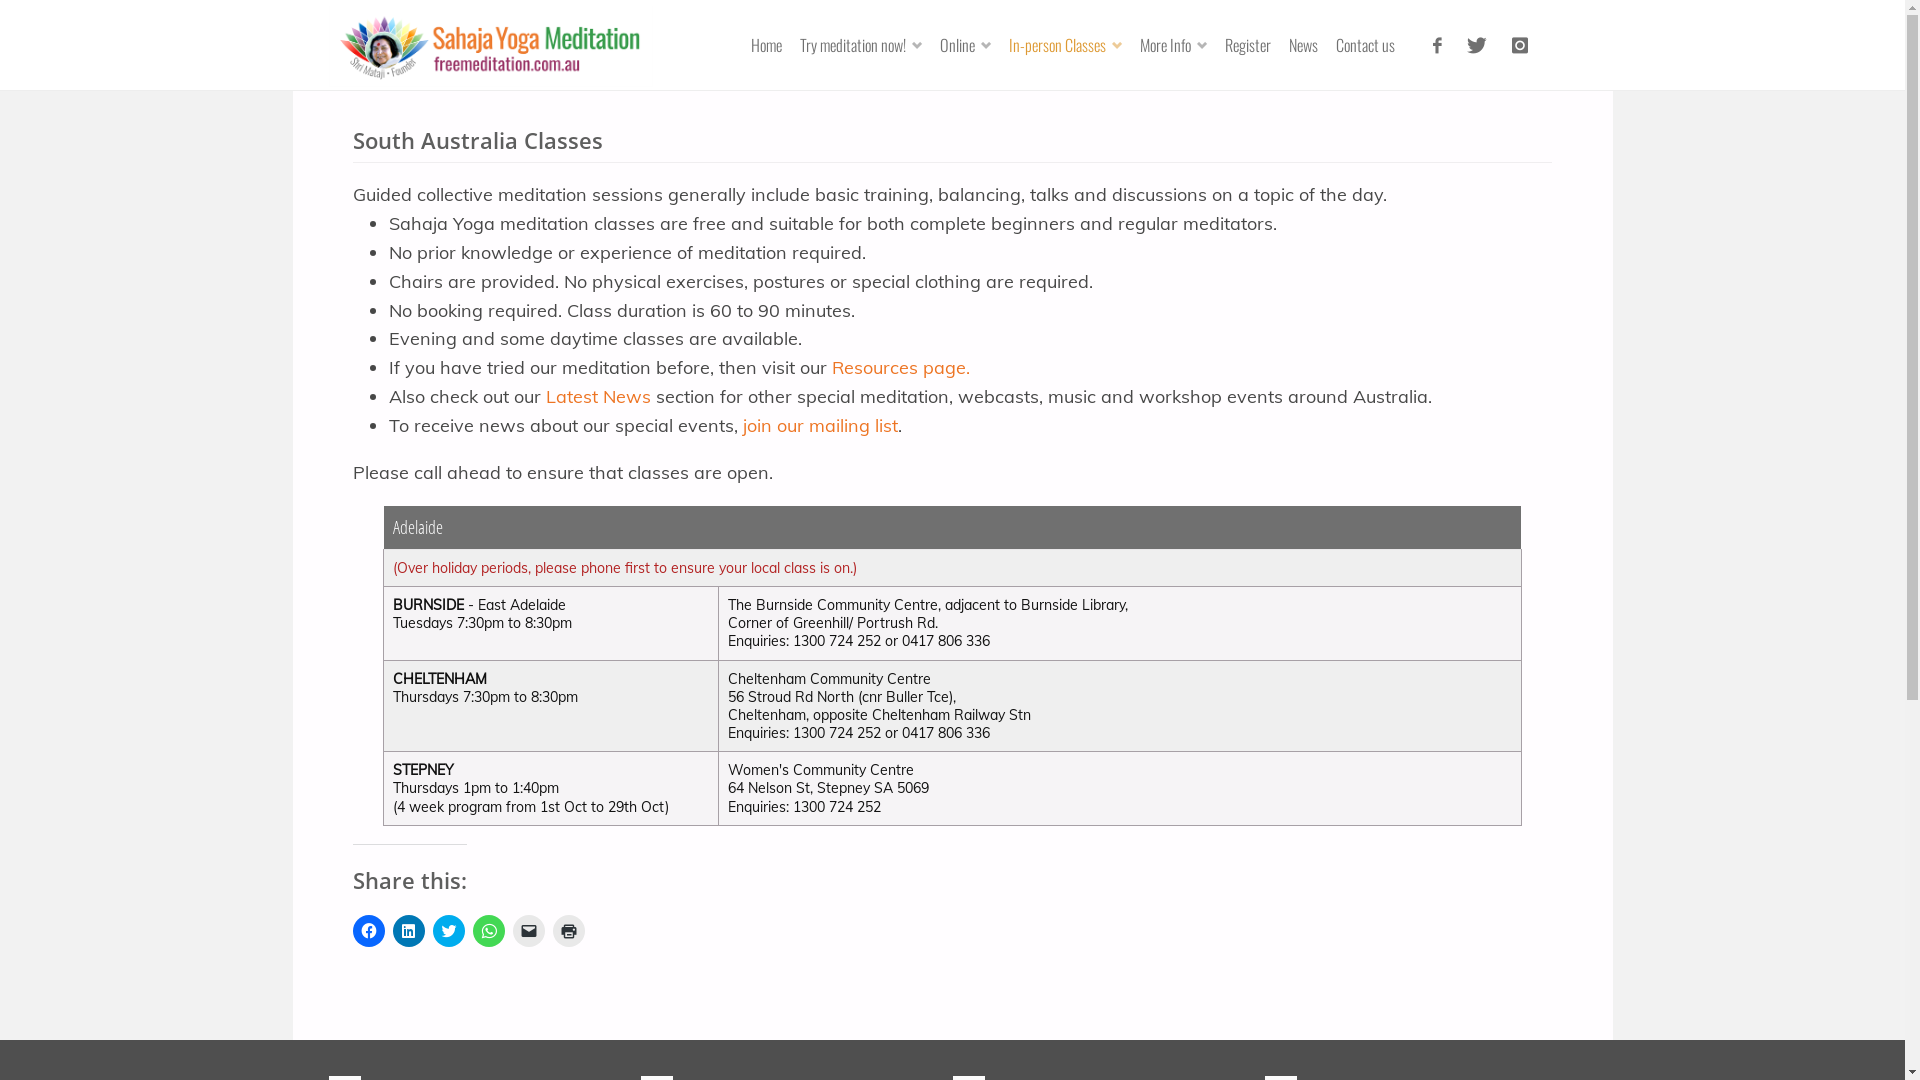 The image size is (1920, 1080). I want to click on 'Free Meditation Worldwide', so click(489, 44).